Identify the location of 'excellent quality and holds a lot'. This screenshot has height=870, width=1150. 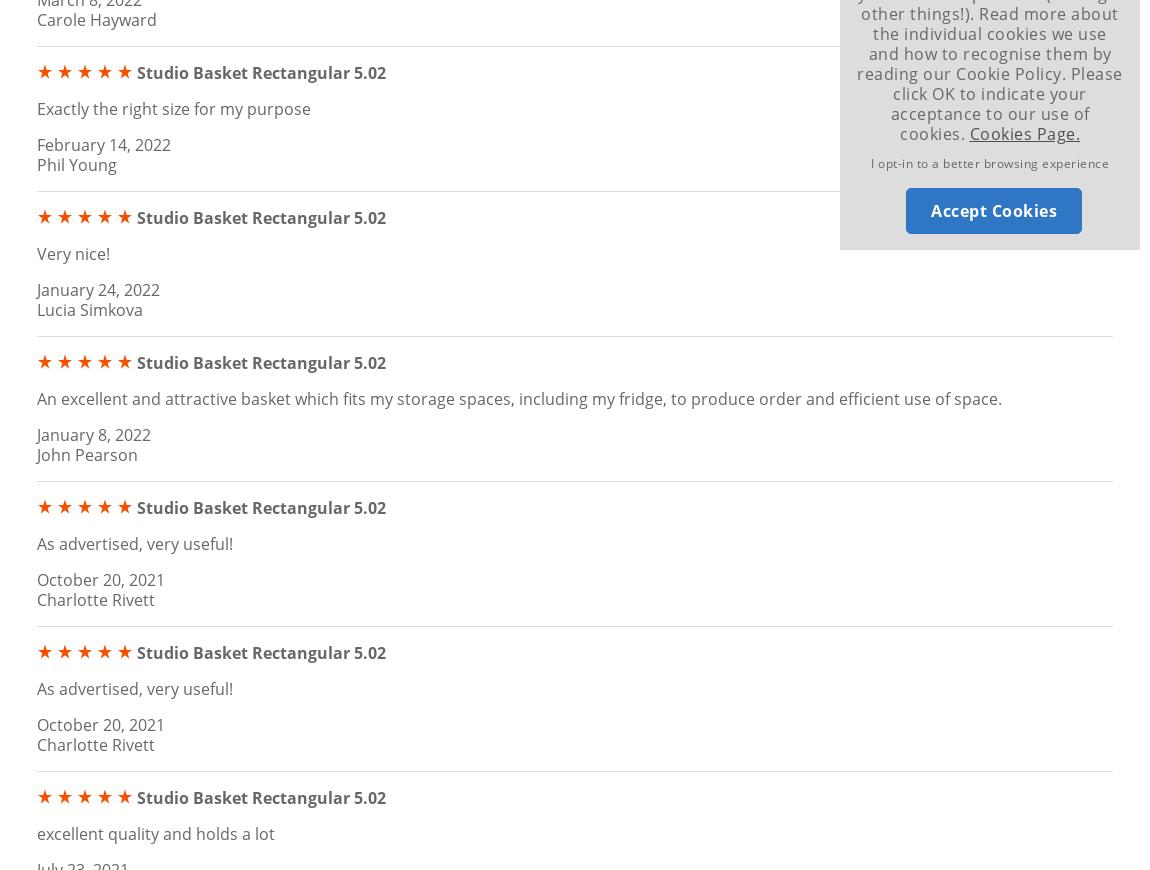
(155, 833).